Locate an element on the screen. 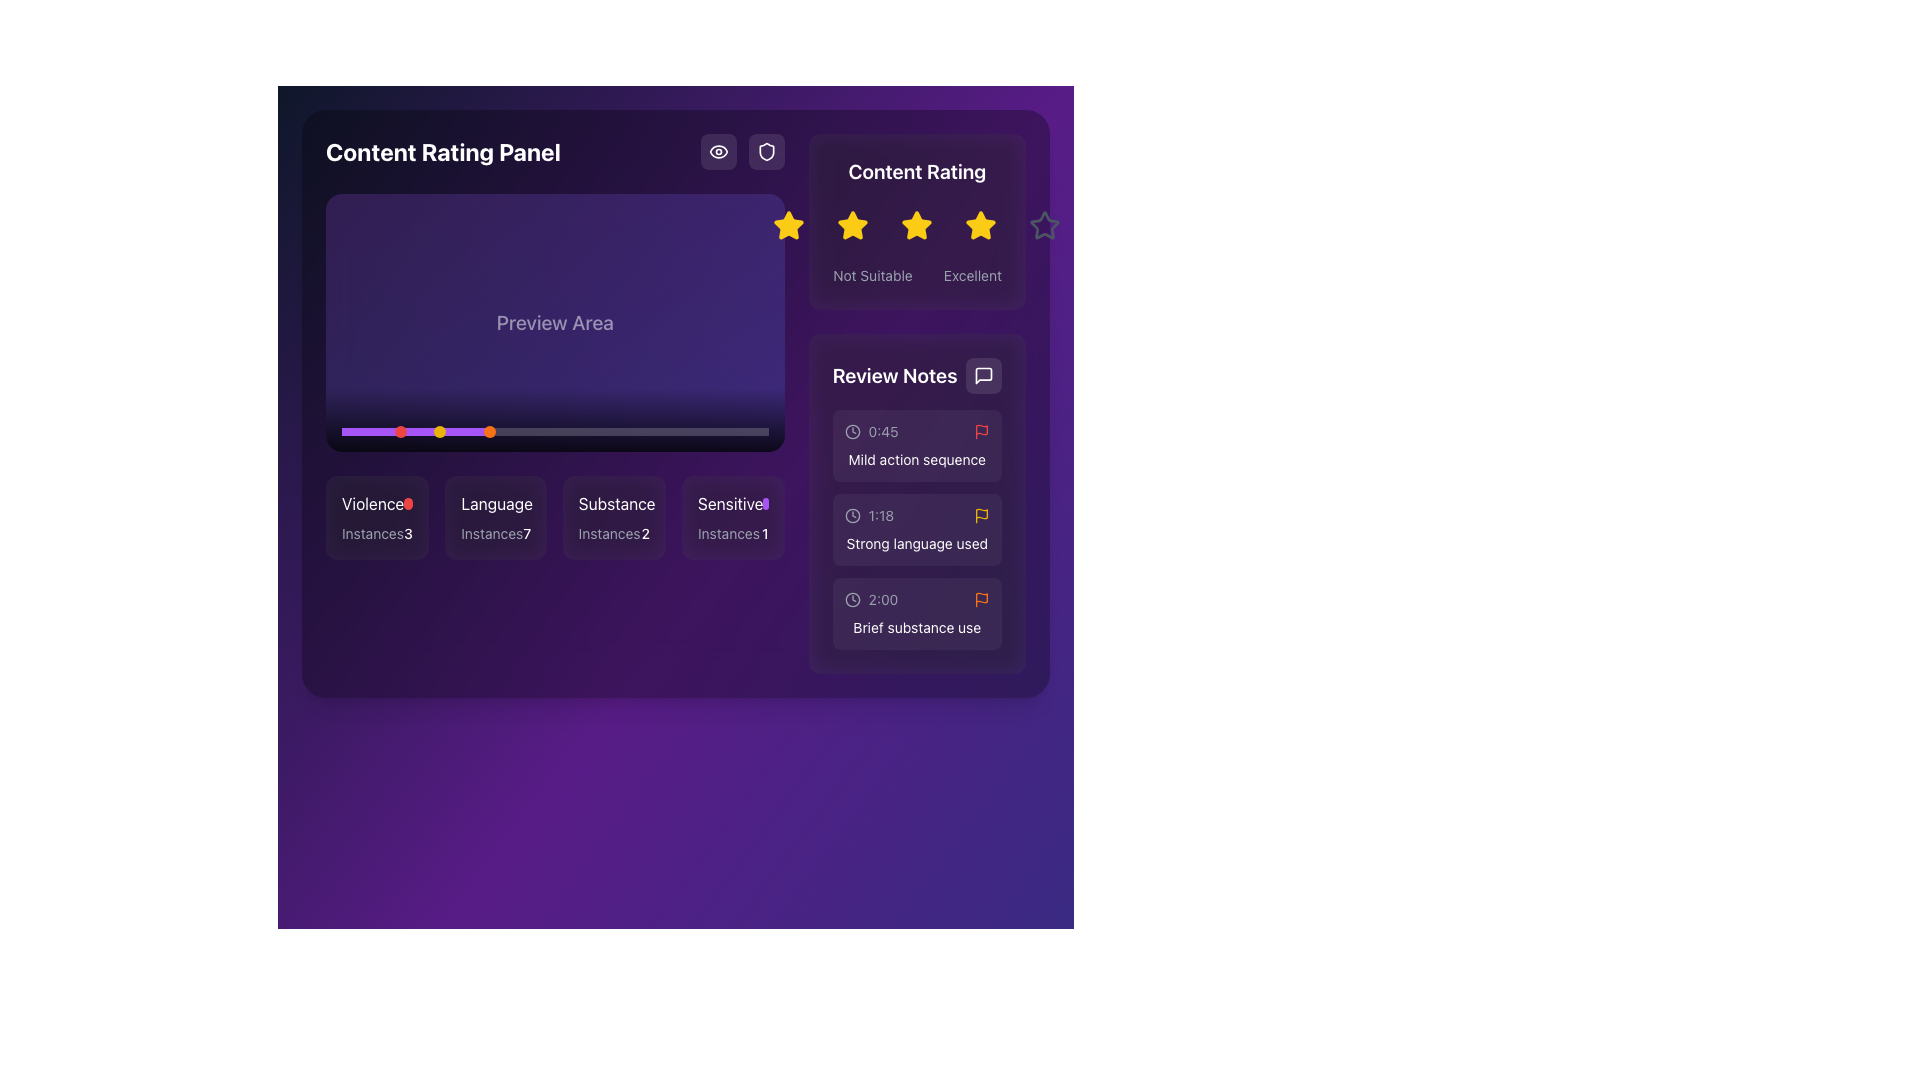 The height and width of the screenshot is (1080, 1920). text from the Label/Text Display located in the lower left section of the interface, which is the first item in a horizontal list of similar elements is located at coordinates (373, 502).